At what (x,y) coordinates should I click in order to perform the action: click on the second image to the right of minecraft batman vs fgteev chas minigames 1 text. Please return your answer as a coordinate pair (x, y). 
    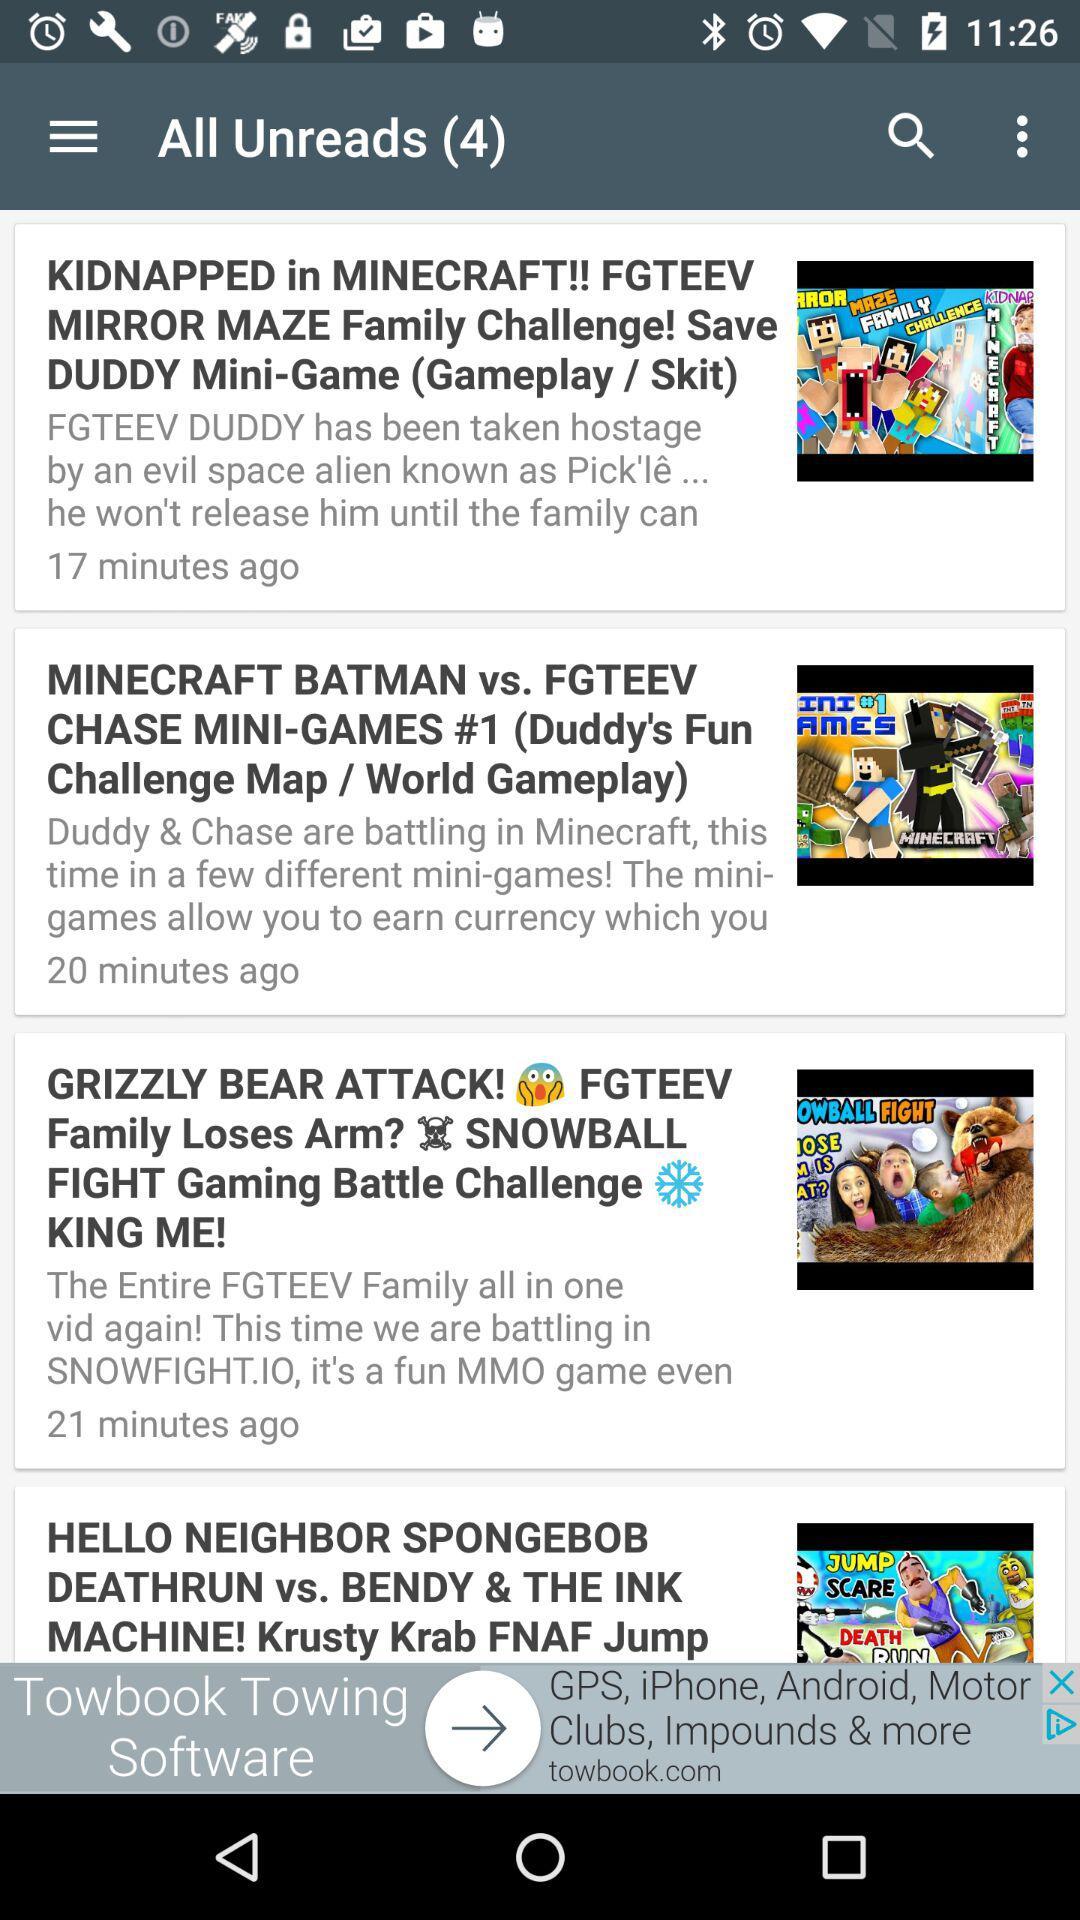
    Looking at the image, I should click on (915, 767).